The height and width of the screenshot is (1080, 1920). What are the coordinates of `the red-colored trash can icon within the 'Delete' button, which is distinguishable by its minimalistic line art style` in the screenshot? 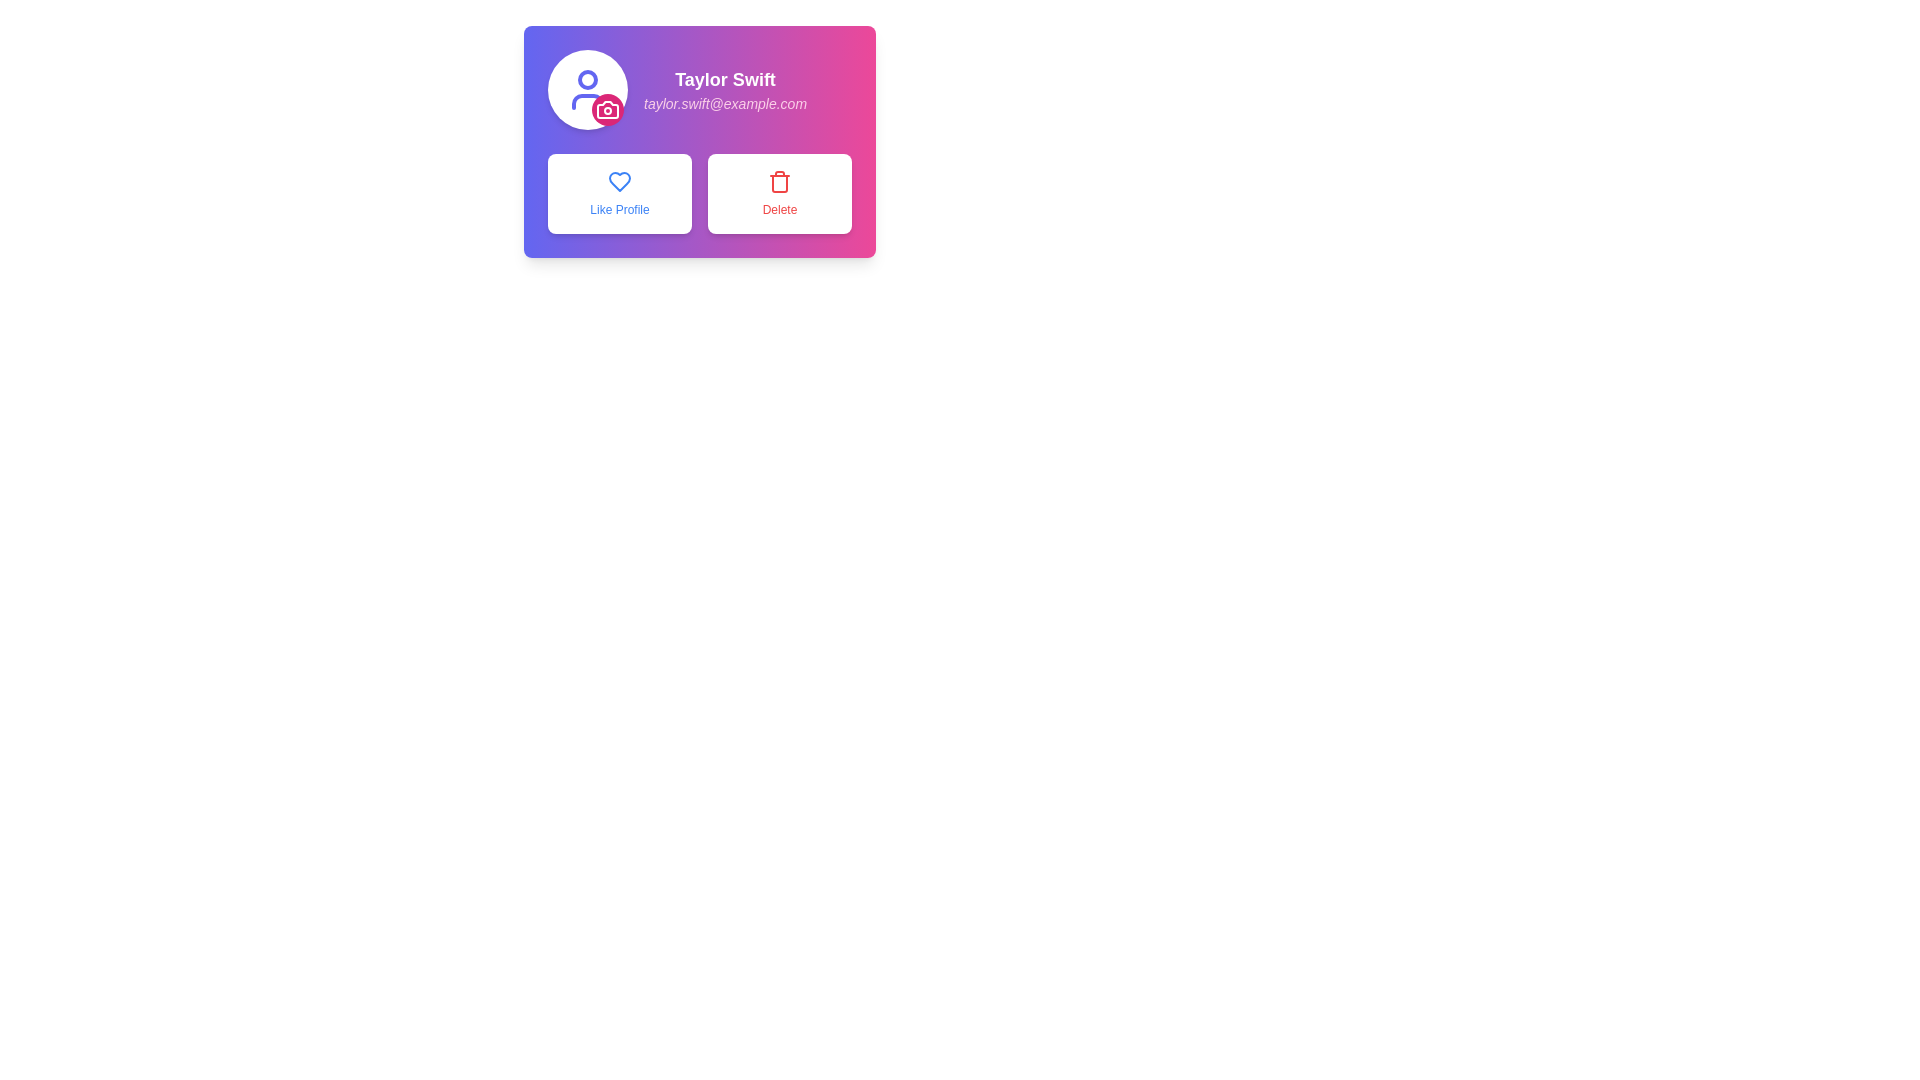 It's located at (778, 181).